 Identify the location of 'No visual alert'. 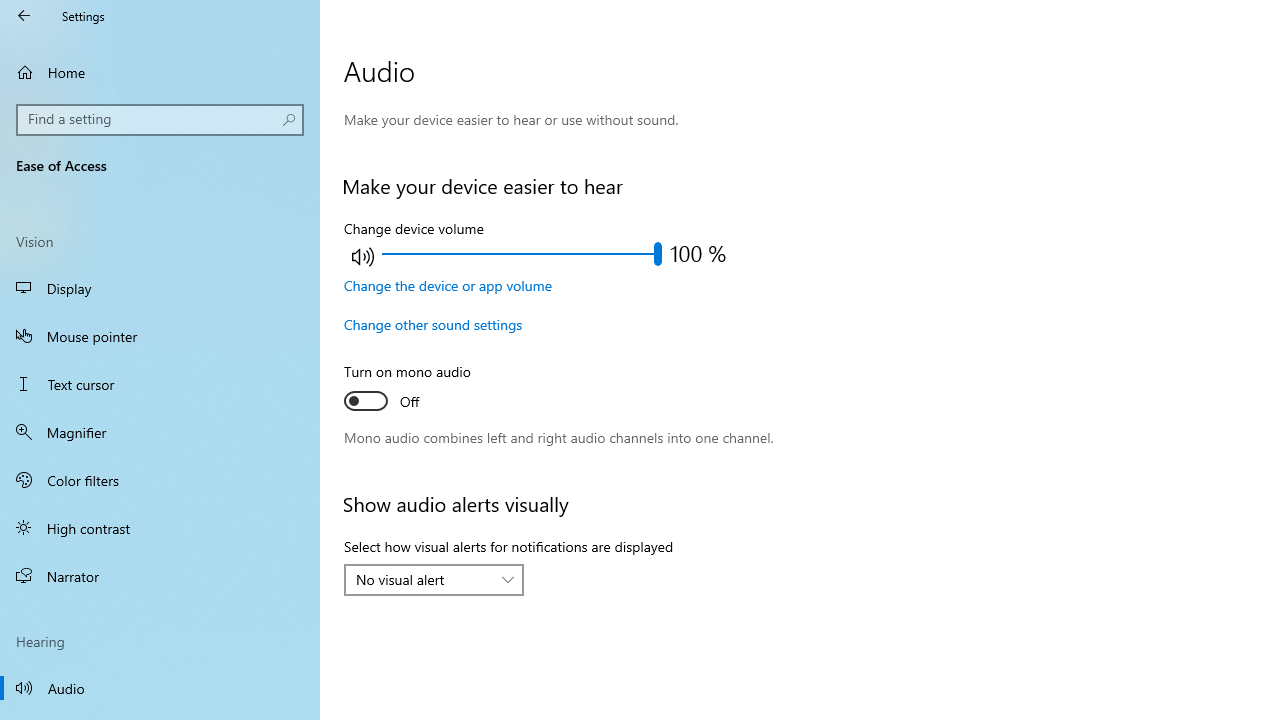
(422, 579).